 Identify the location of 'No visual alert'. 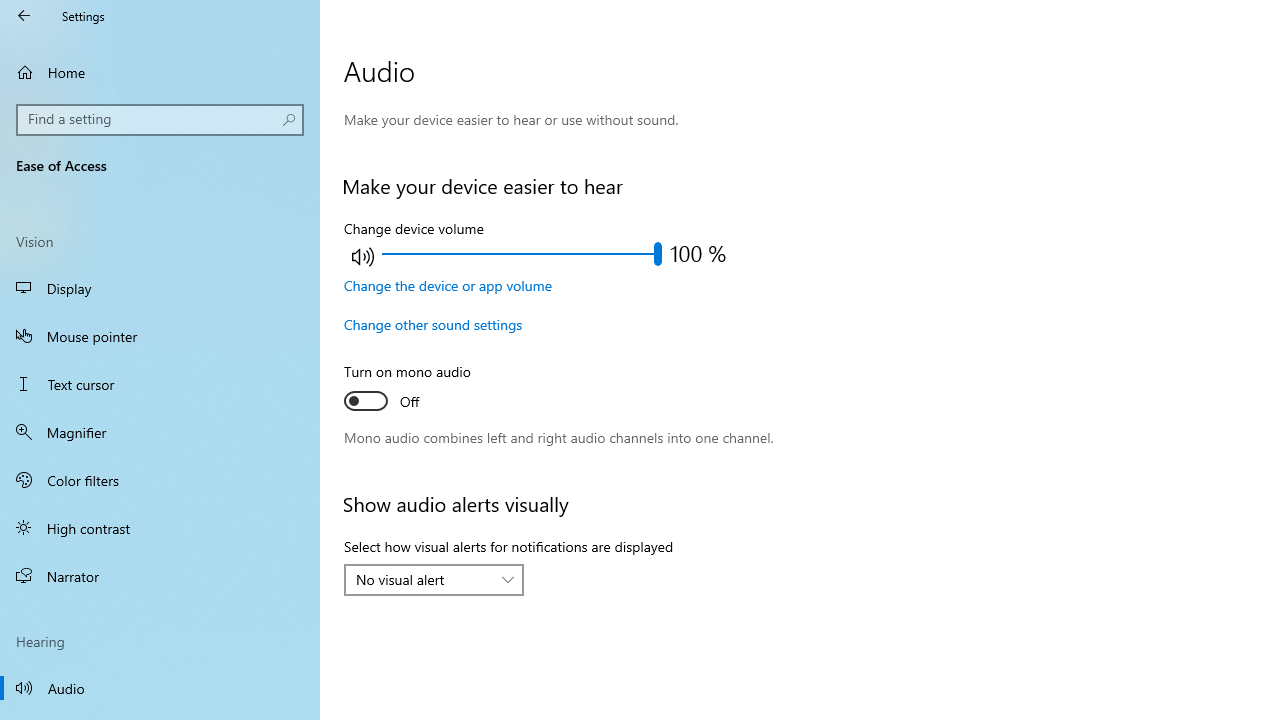
(422, 579).